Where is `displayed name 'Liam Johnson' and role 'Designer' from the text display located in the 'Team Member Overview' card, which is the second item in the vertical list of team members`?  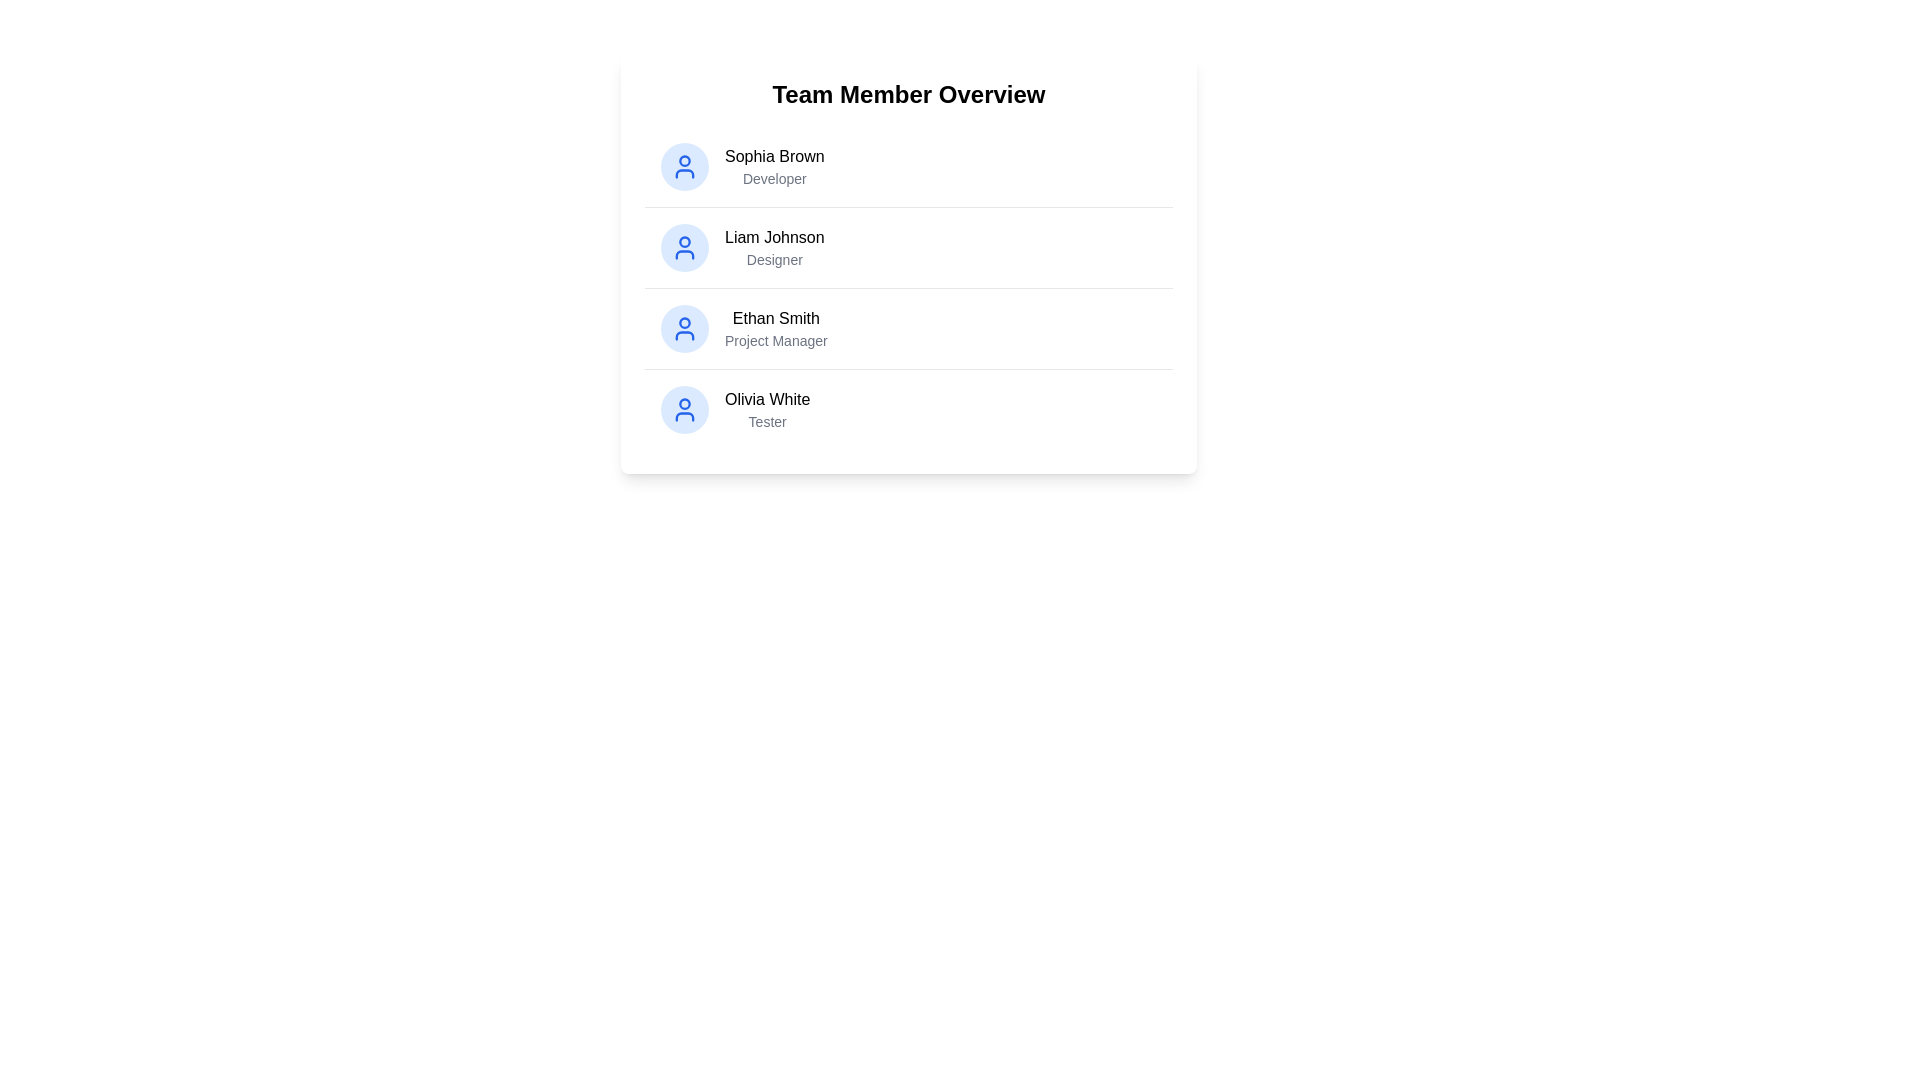 displayed name 'Liam Johnson' and role 'Designer' from the text display located in the 'Team Member Overview' card, which is the second item in the vertical list of team members is located at coordinates (773, 246).